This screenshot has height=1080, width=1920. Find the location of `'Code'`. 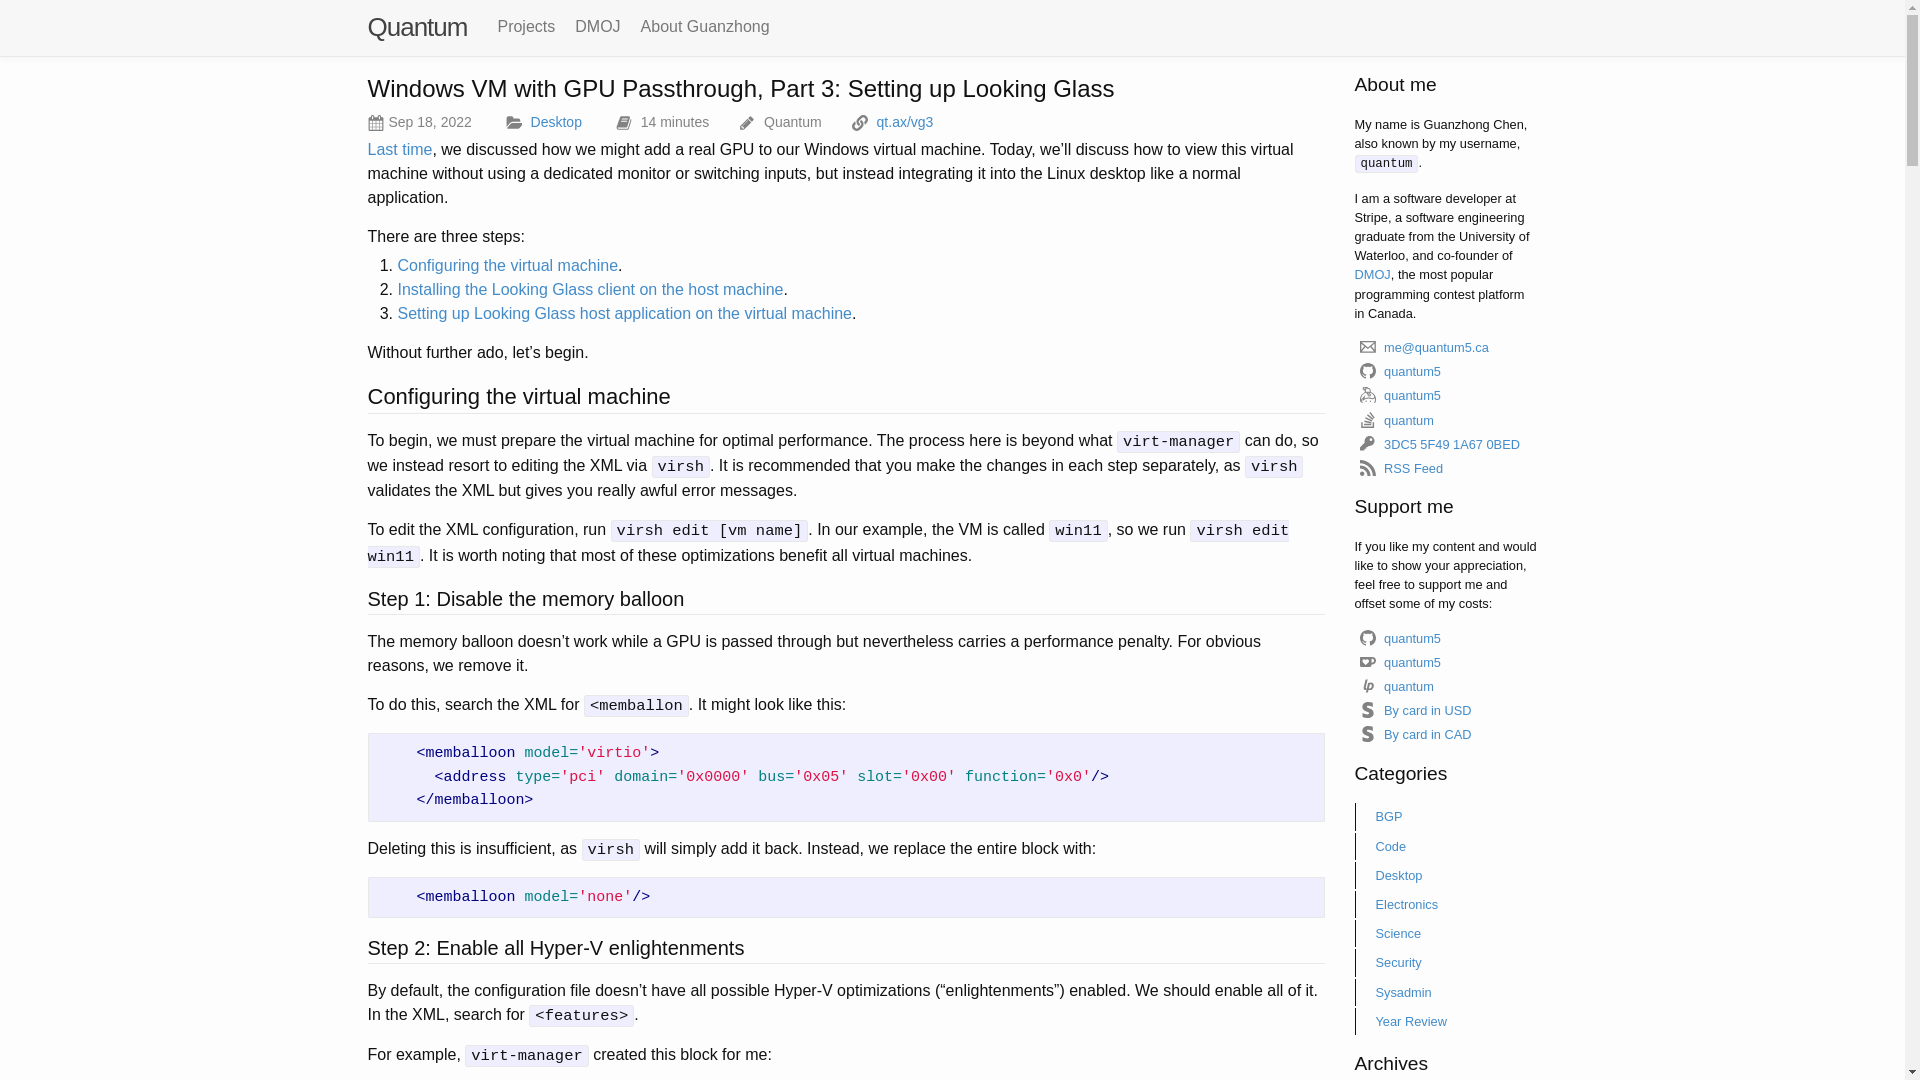

'Code' is located at coordinates (1445, 846).